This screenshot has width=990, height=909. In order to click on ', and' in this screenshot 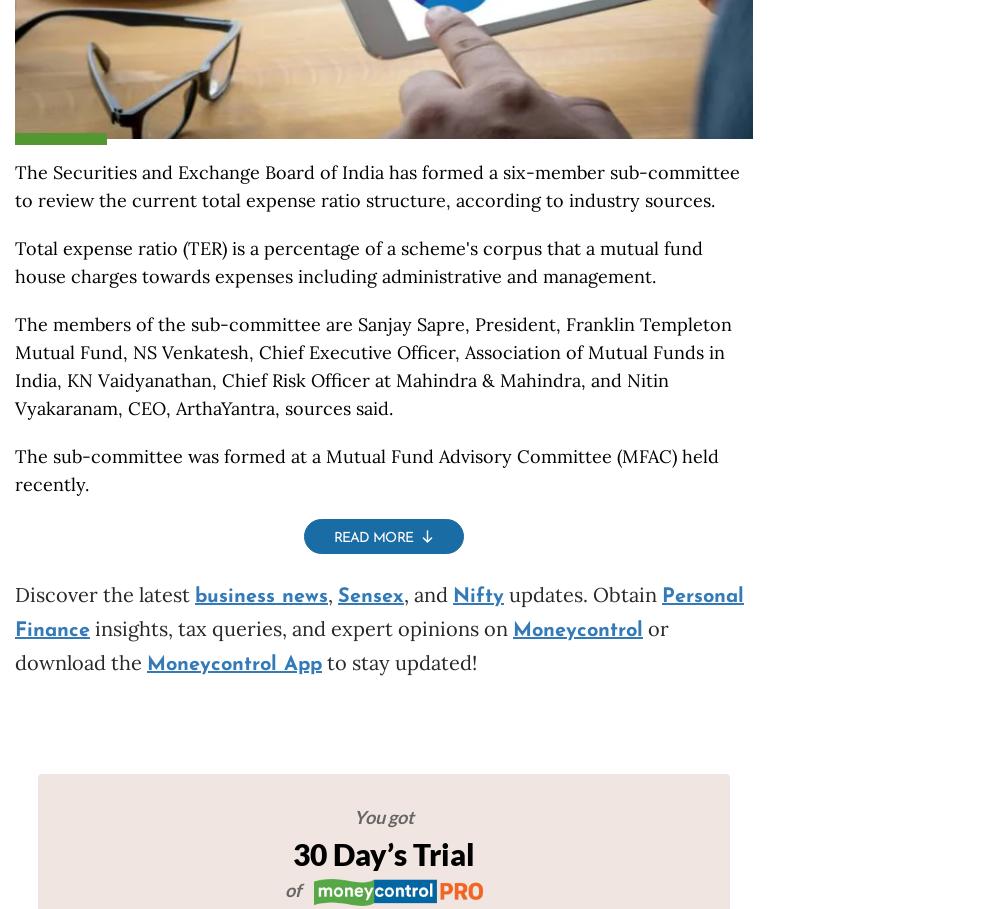, I will do `click(427, 593)`.